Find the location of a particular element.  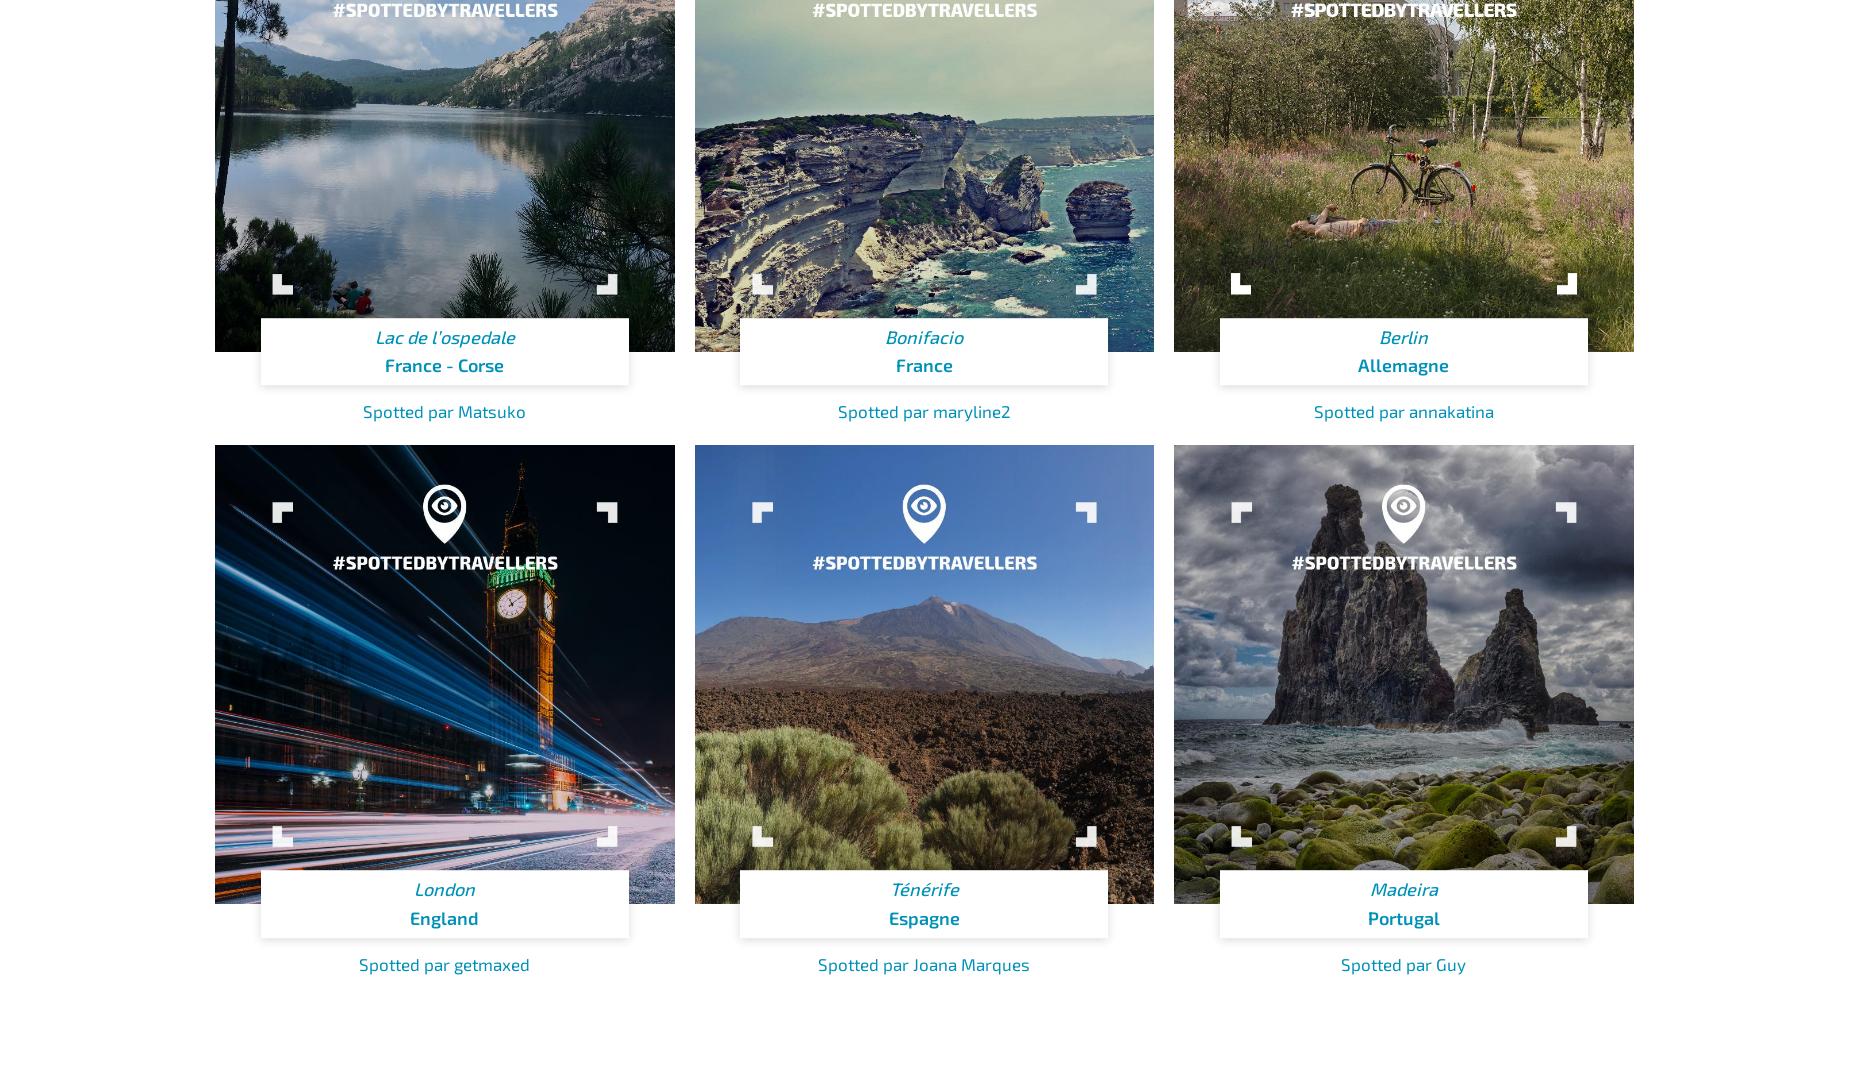

'Lac de l’ospedale' is located at coordinates (443, 334).